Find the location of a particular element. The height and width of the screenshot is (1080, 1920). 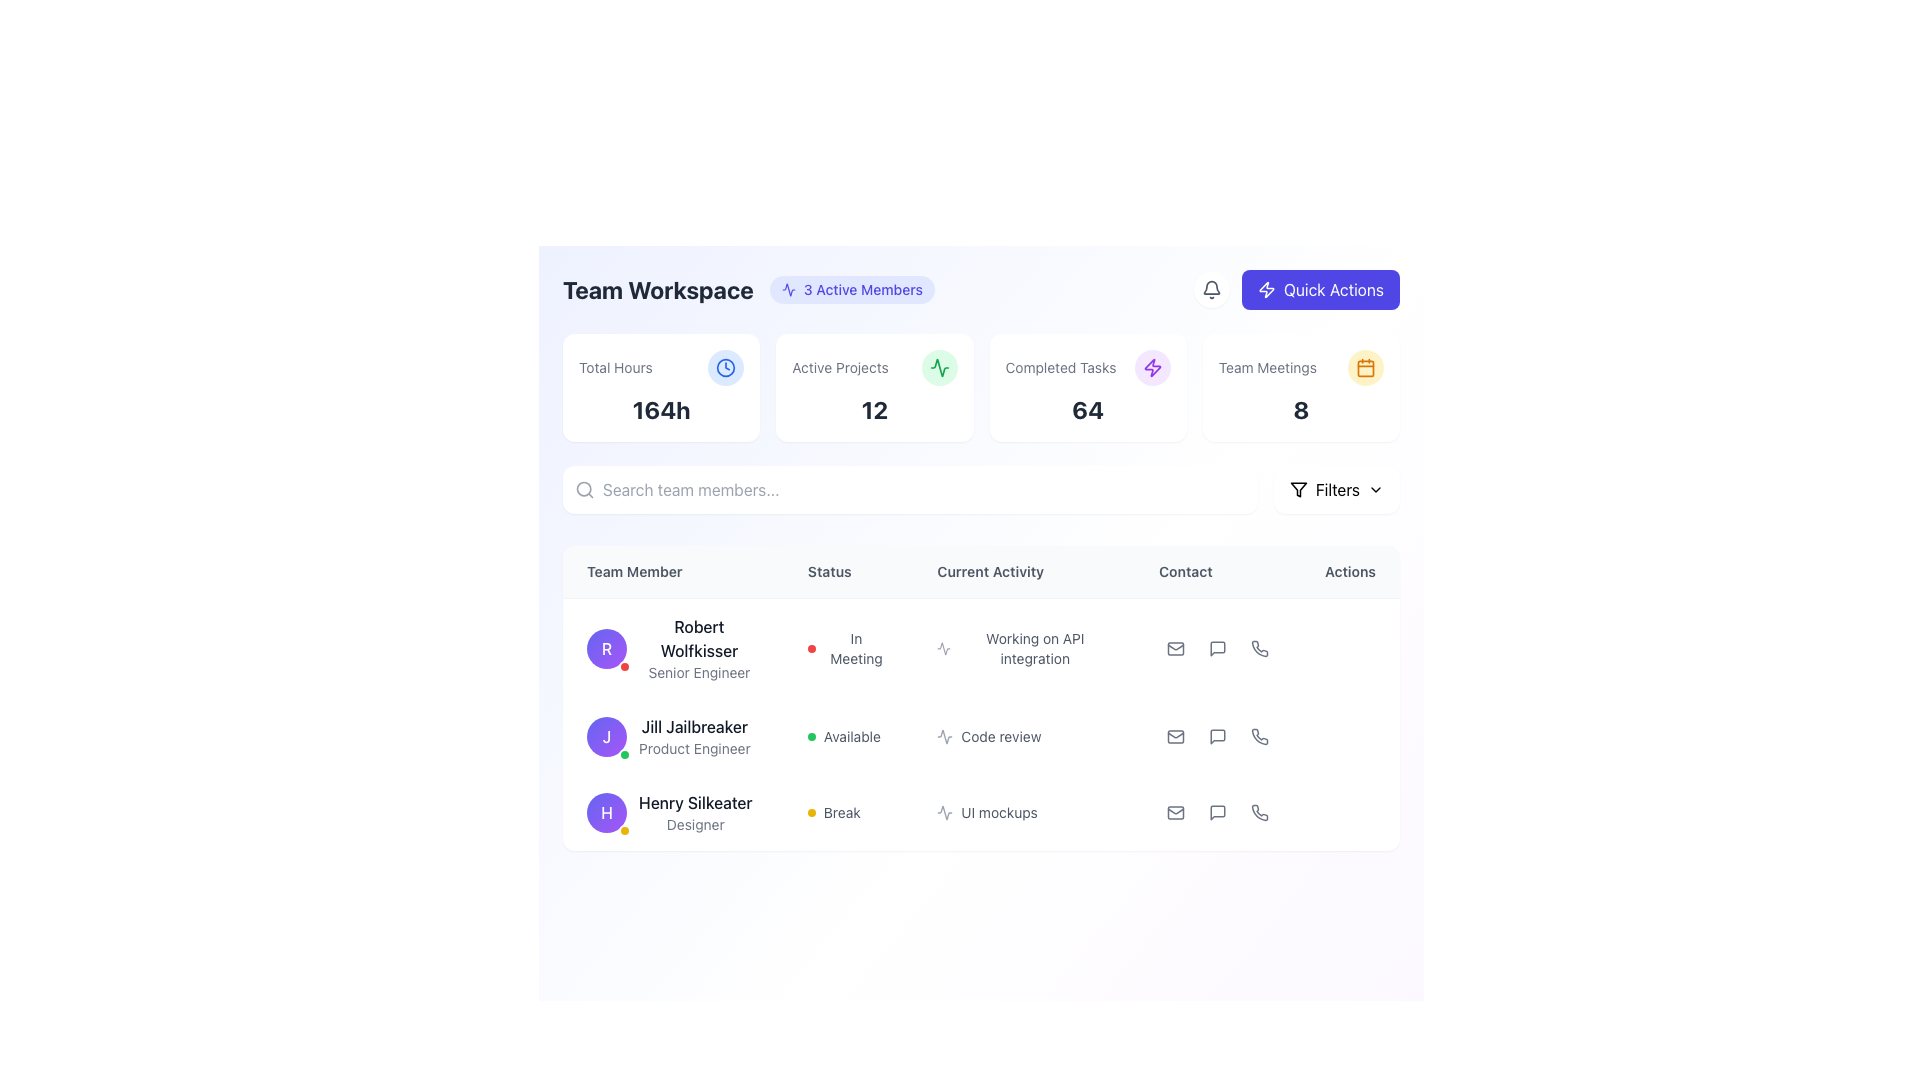

the 'UI mockups' text label with an activity icon in the 'Current Activity' column for user 'Henry Silkeater' in the third row of the table is located at coordinates (1024, 813).